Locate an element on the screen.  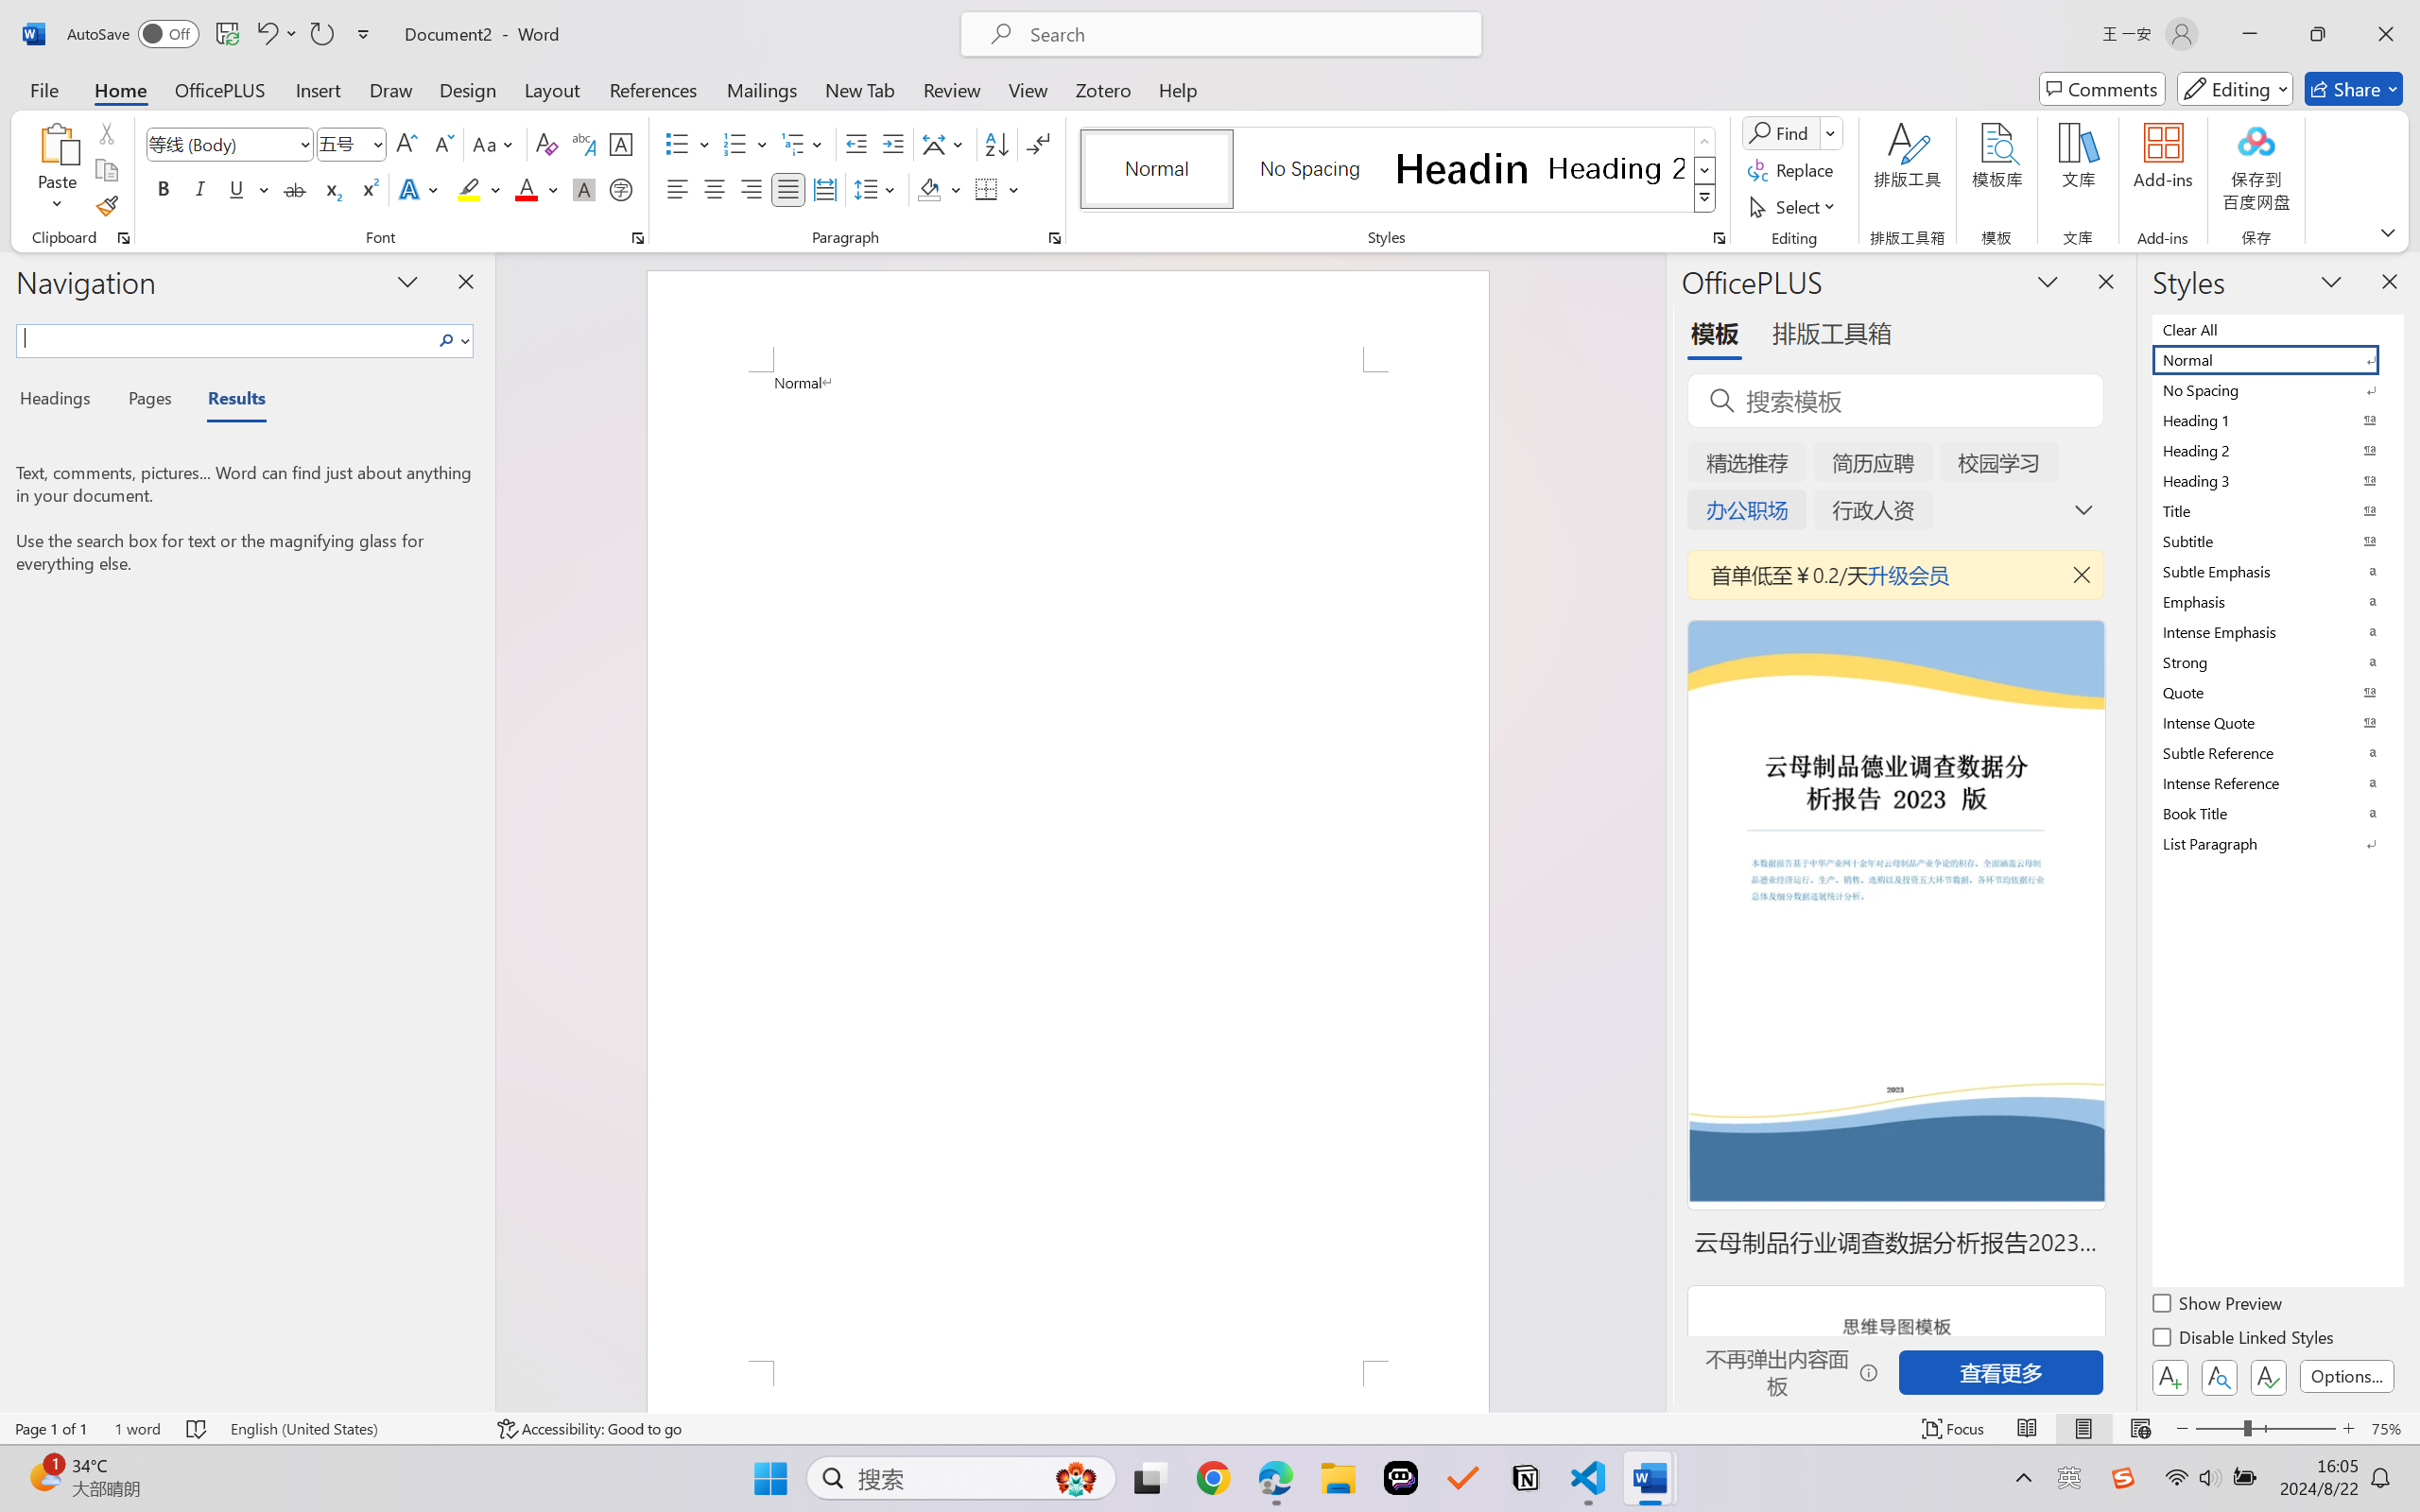
'Zoom' is located at coordinates (2266, 1428).